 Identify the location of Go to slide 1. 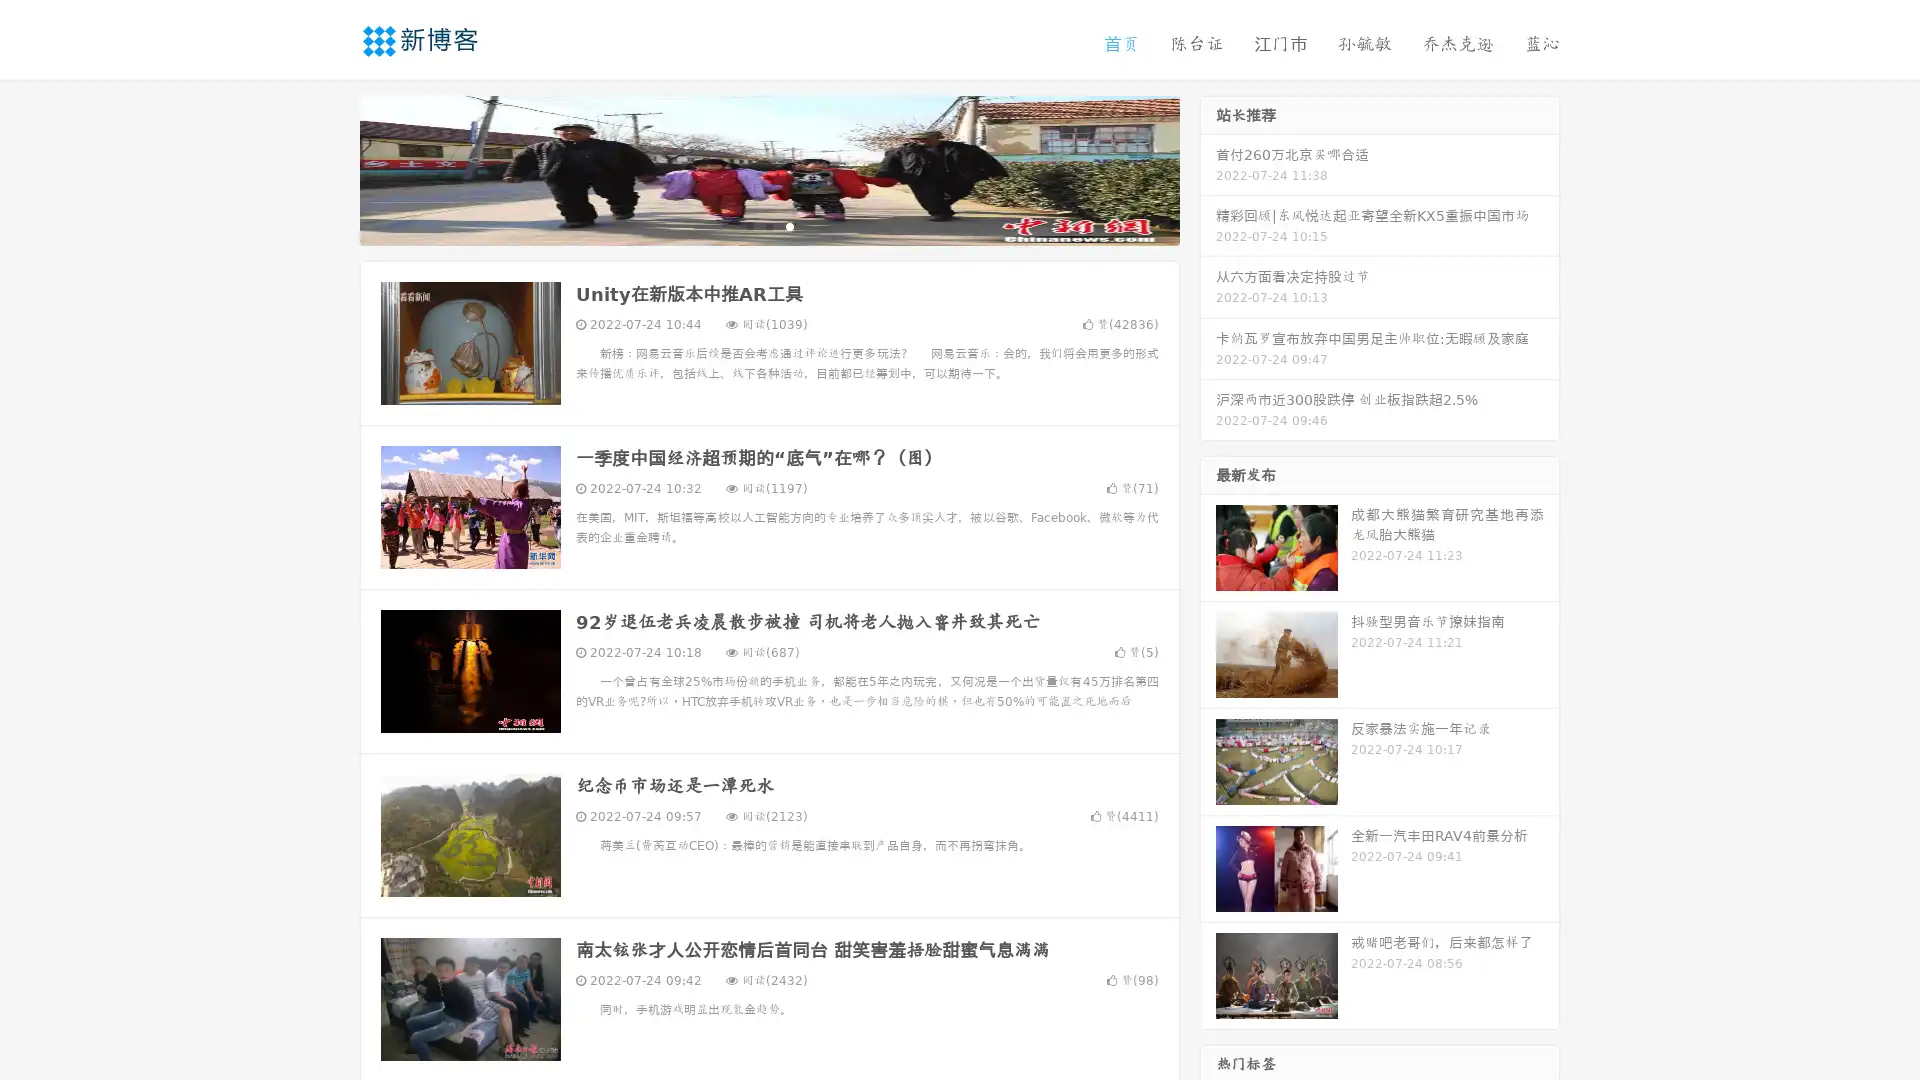
(748, 225).